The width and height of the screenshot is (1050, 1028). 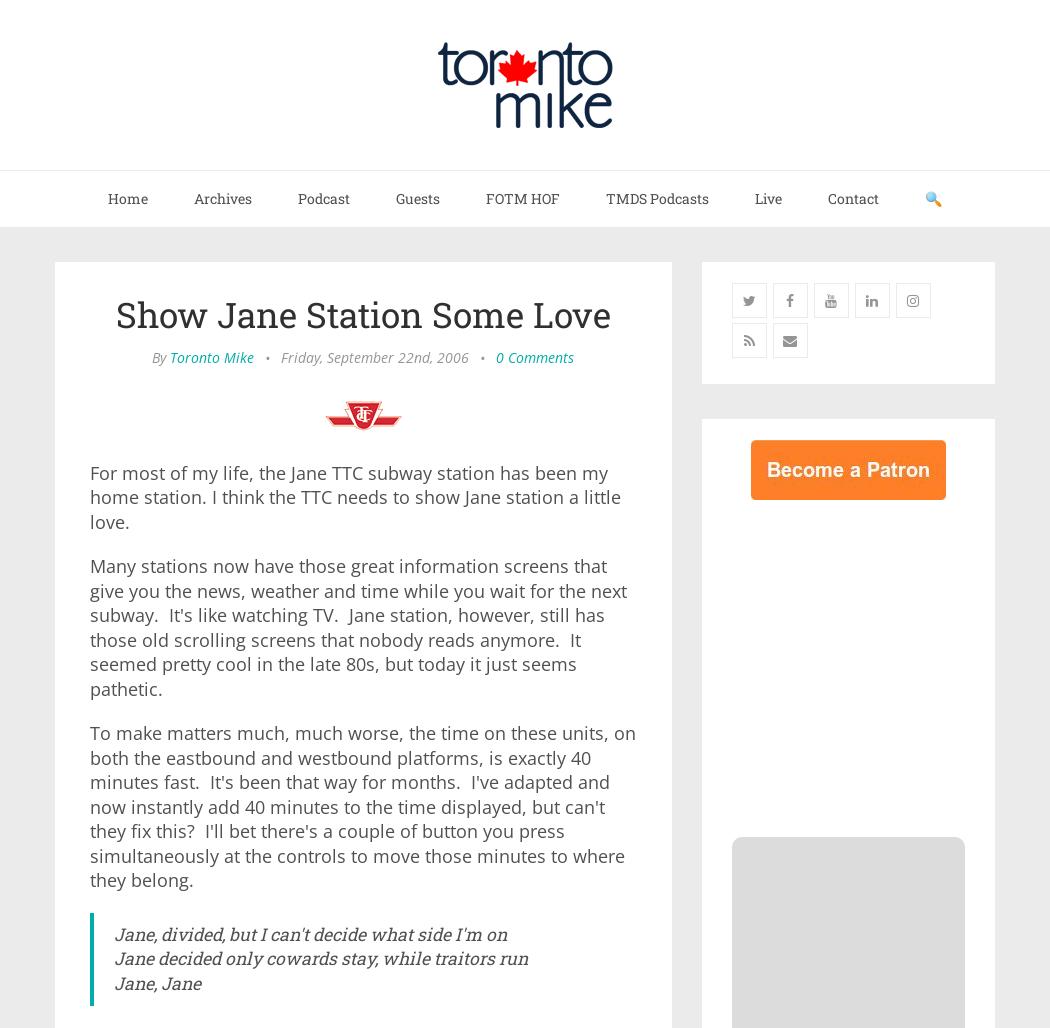 I want to click on 'To make matters much, much worse, the time on these units, on both the eastbound and westbound platforms, is exactly 40 minutes fast.  It's been that way for months.  I've adapted and now instantly add 40 minutes to the time displayed, but can't they fix this?  I'll bet there's a couple of button you press simultaneously at the controls to move those minutes to where they belong.', so click(x=361, y=806).